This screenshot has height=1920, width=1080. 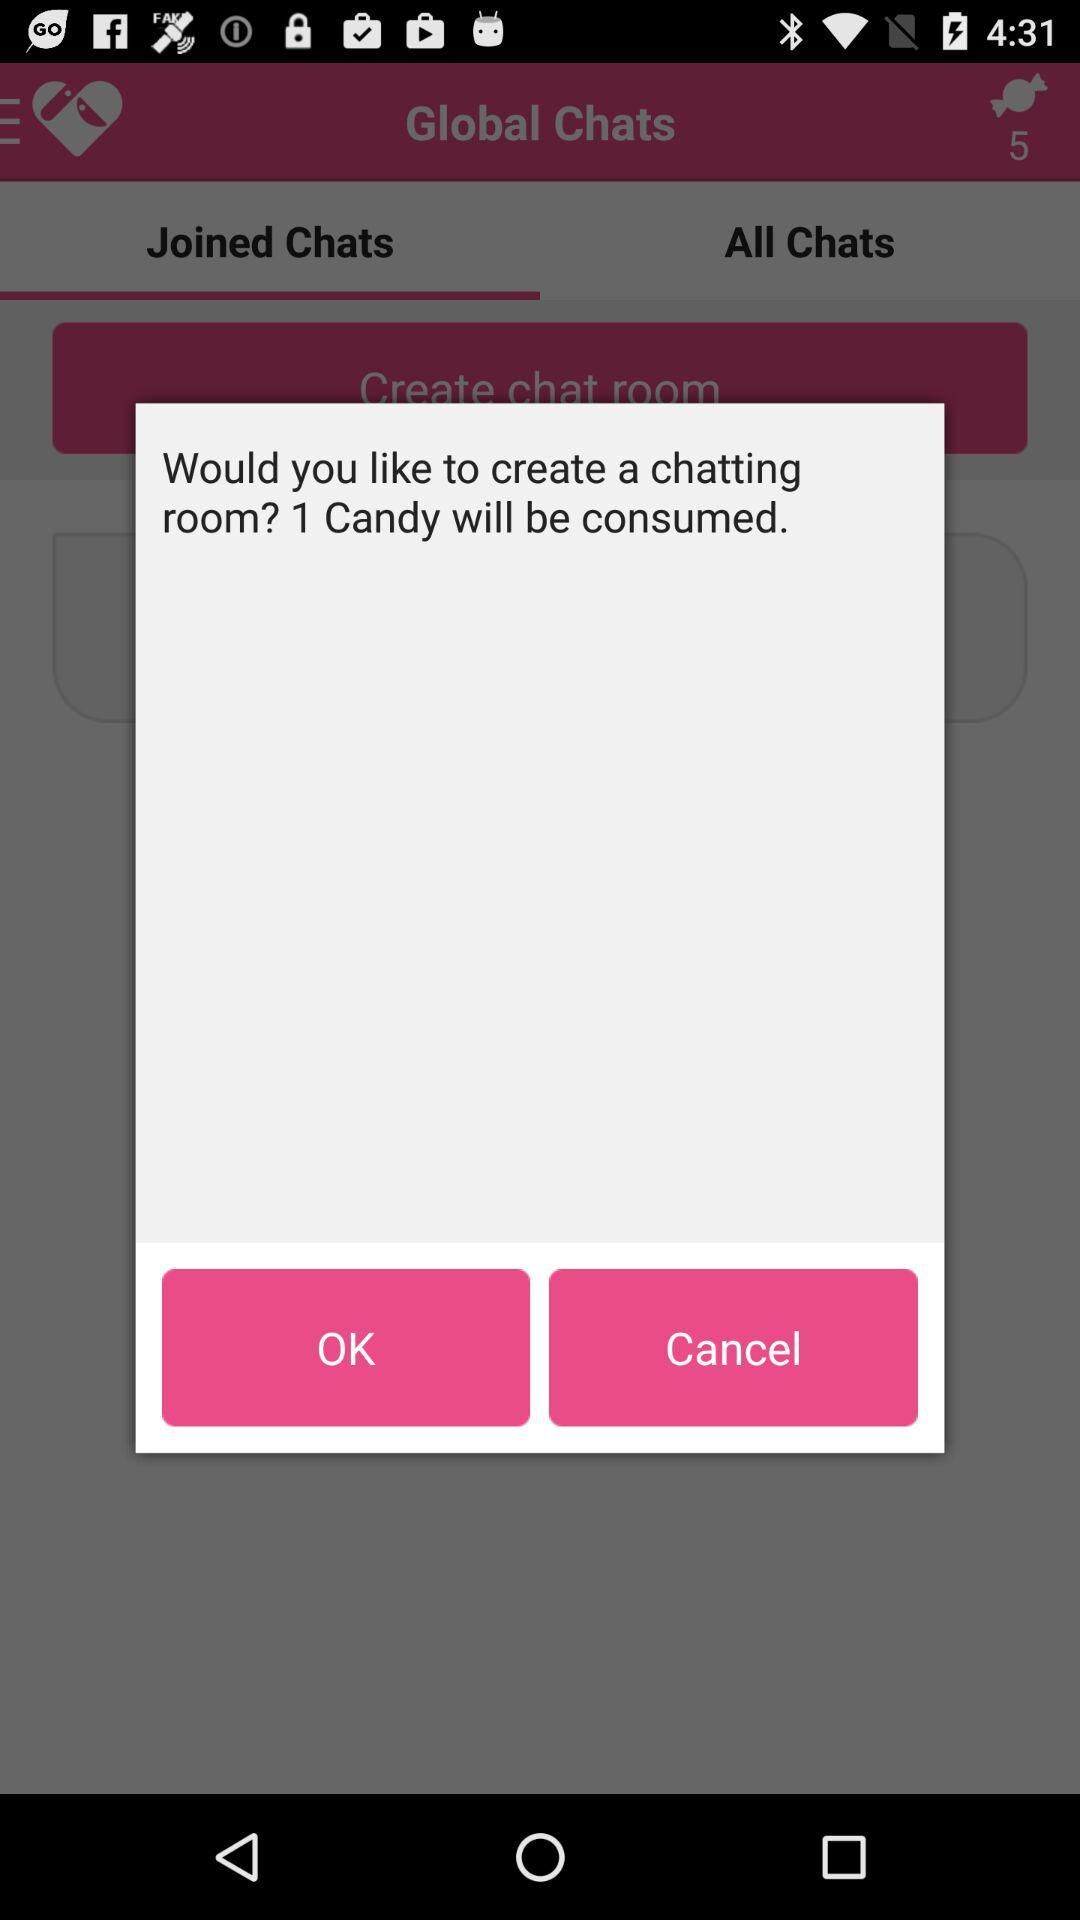 What do you see at coordinates (345, 1347) in the screenshot?
I see `app to the left of cancel icon` at bounding box center [345, 1347].